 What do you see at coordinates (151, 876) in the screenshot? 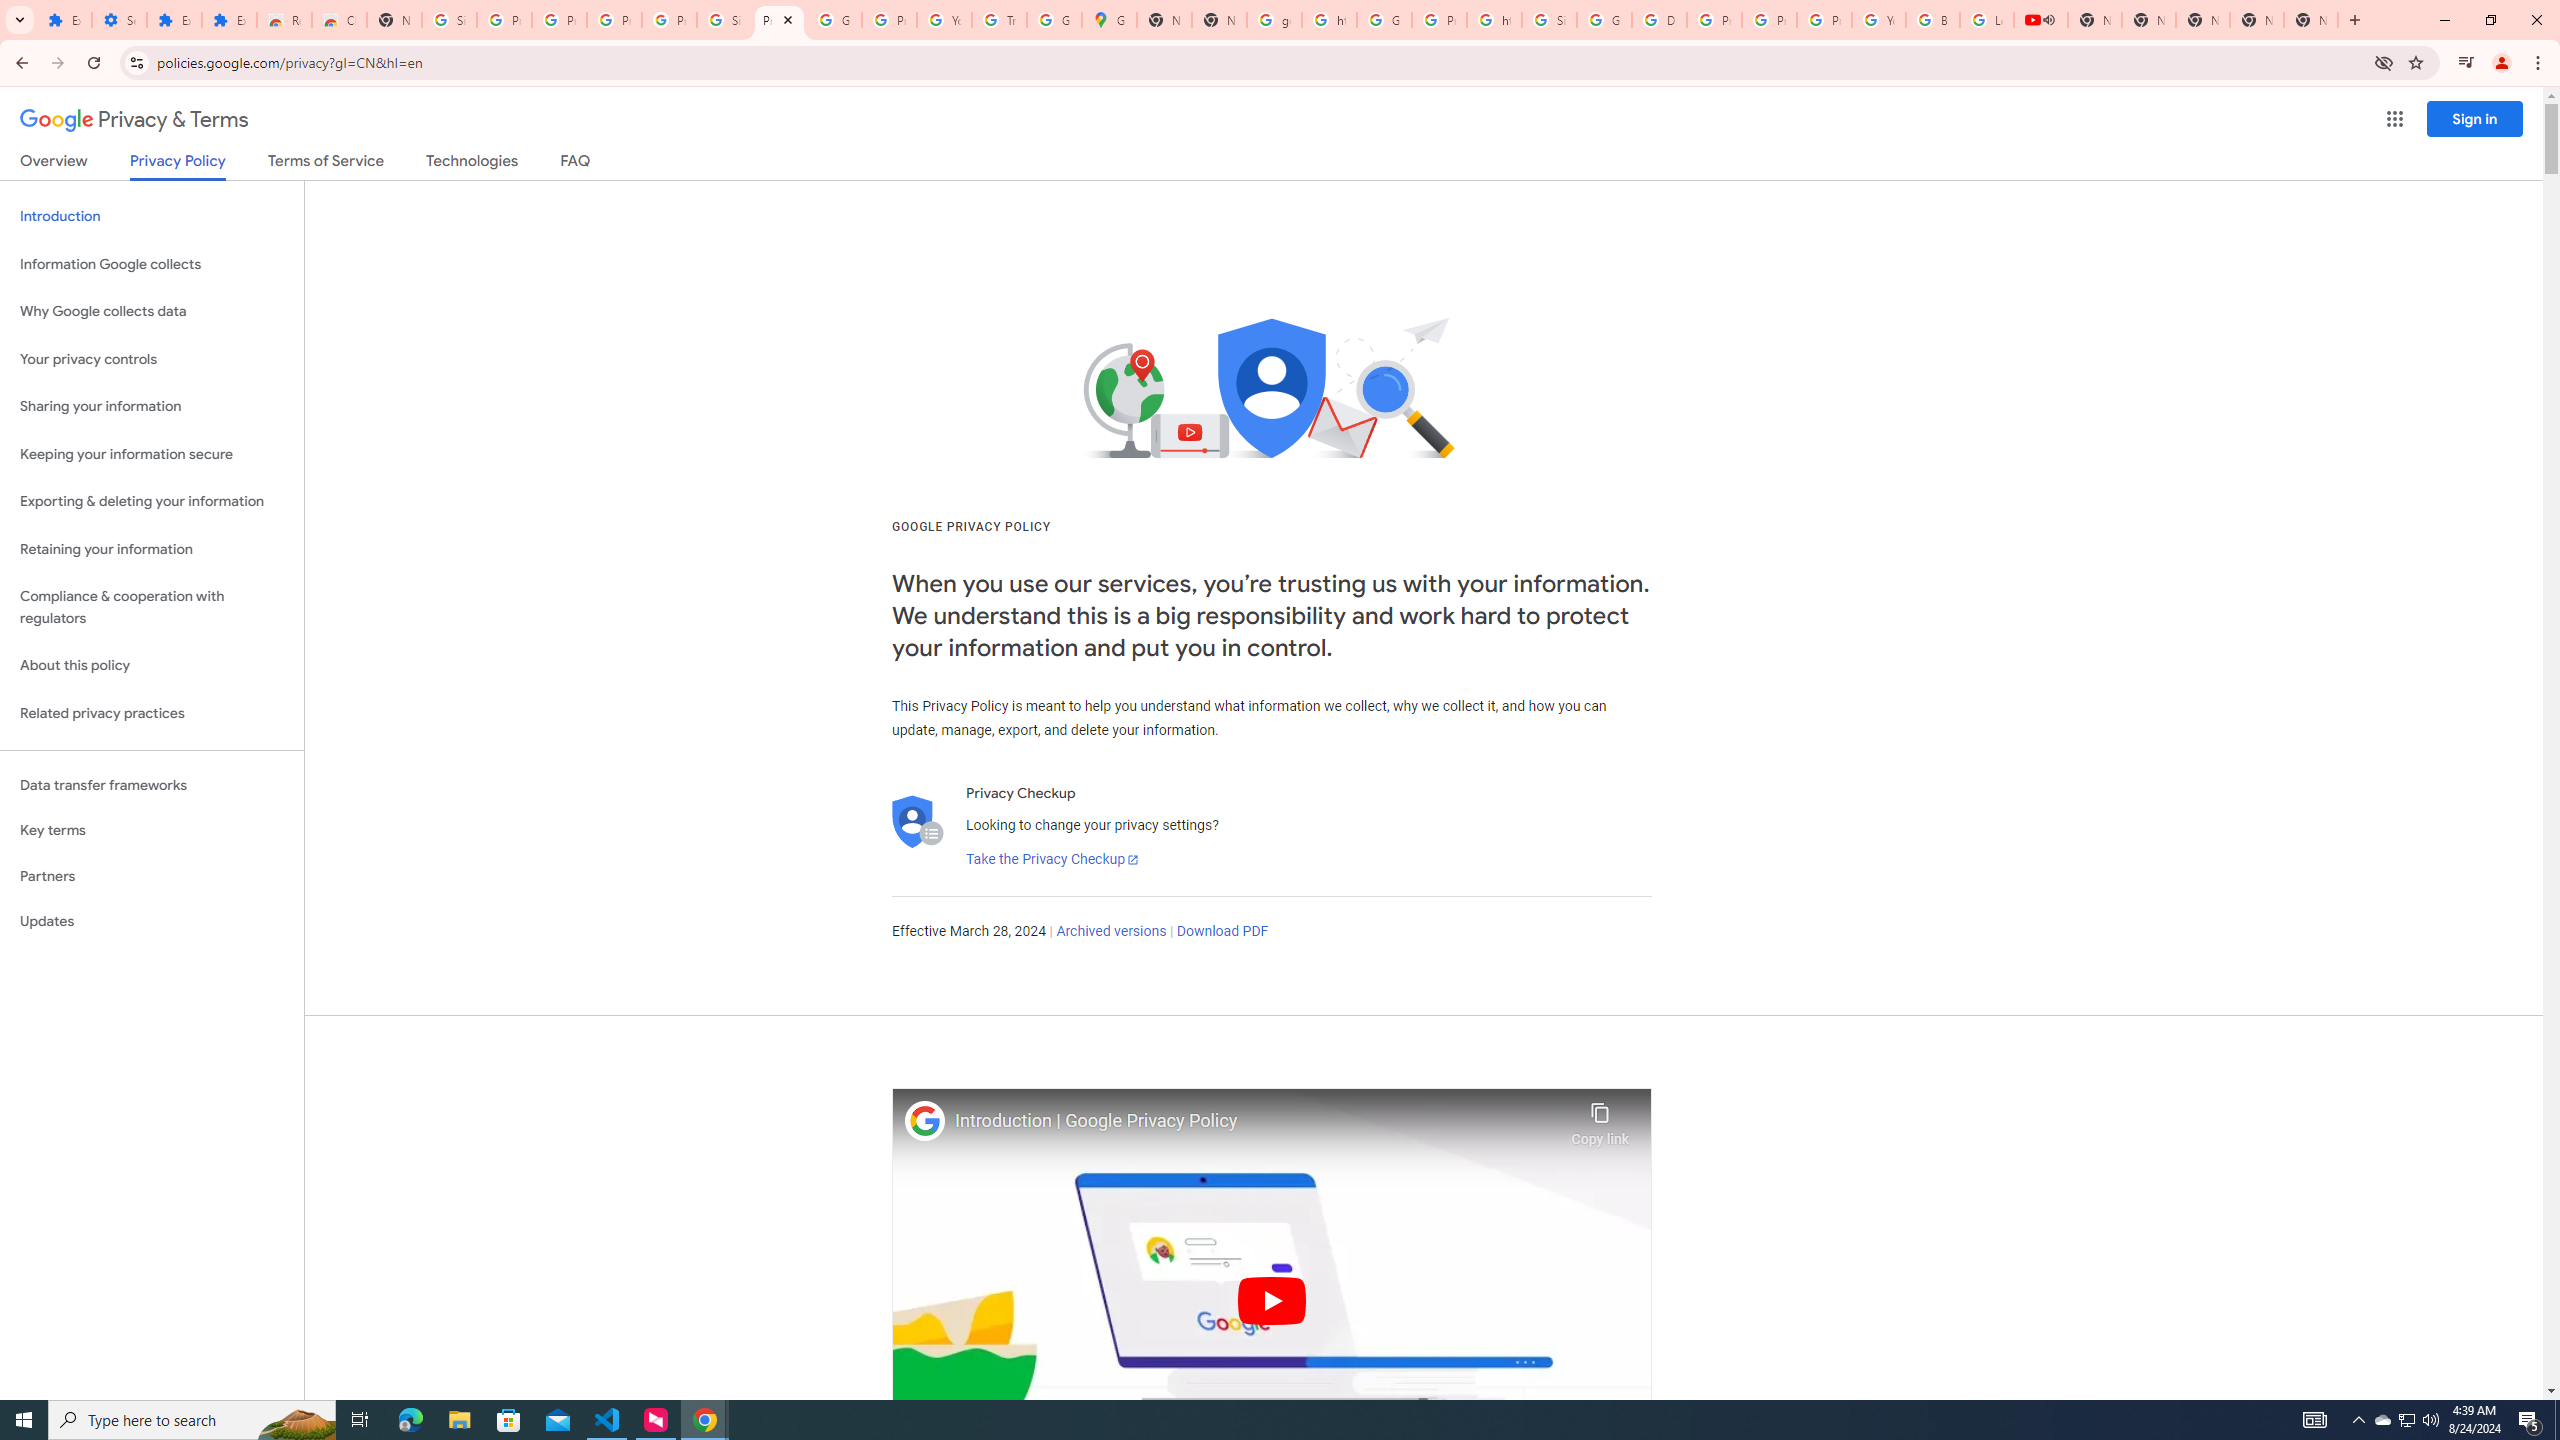
I see `'Partners'` at bounding box center [151, 876].